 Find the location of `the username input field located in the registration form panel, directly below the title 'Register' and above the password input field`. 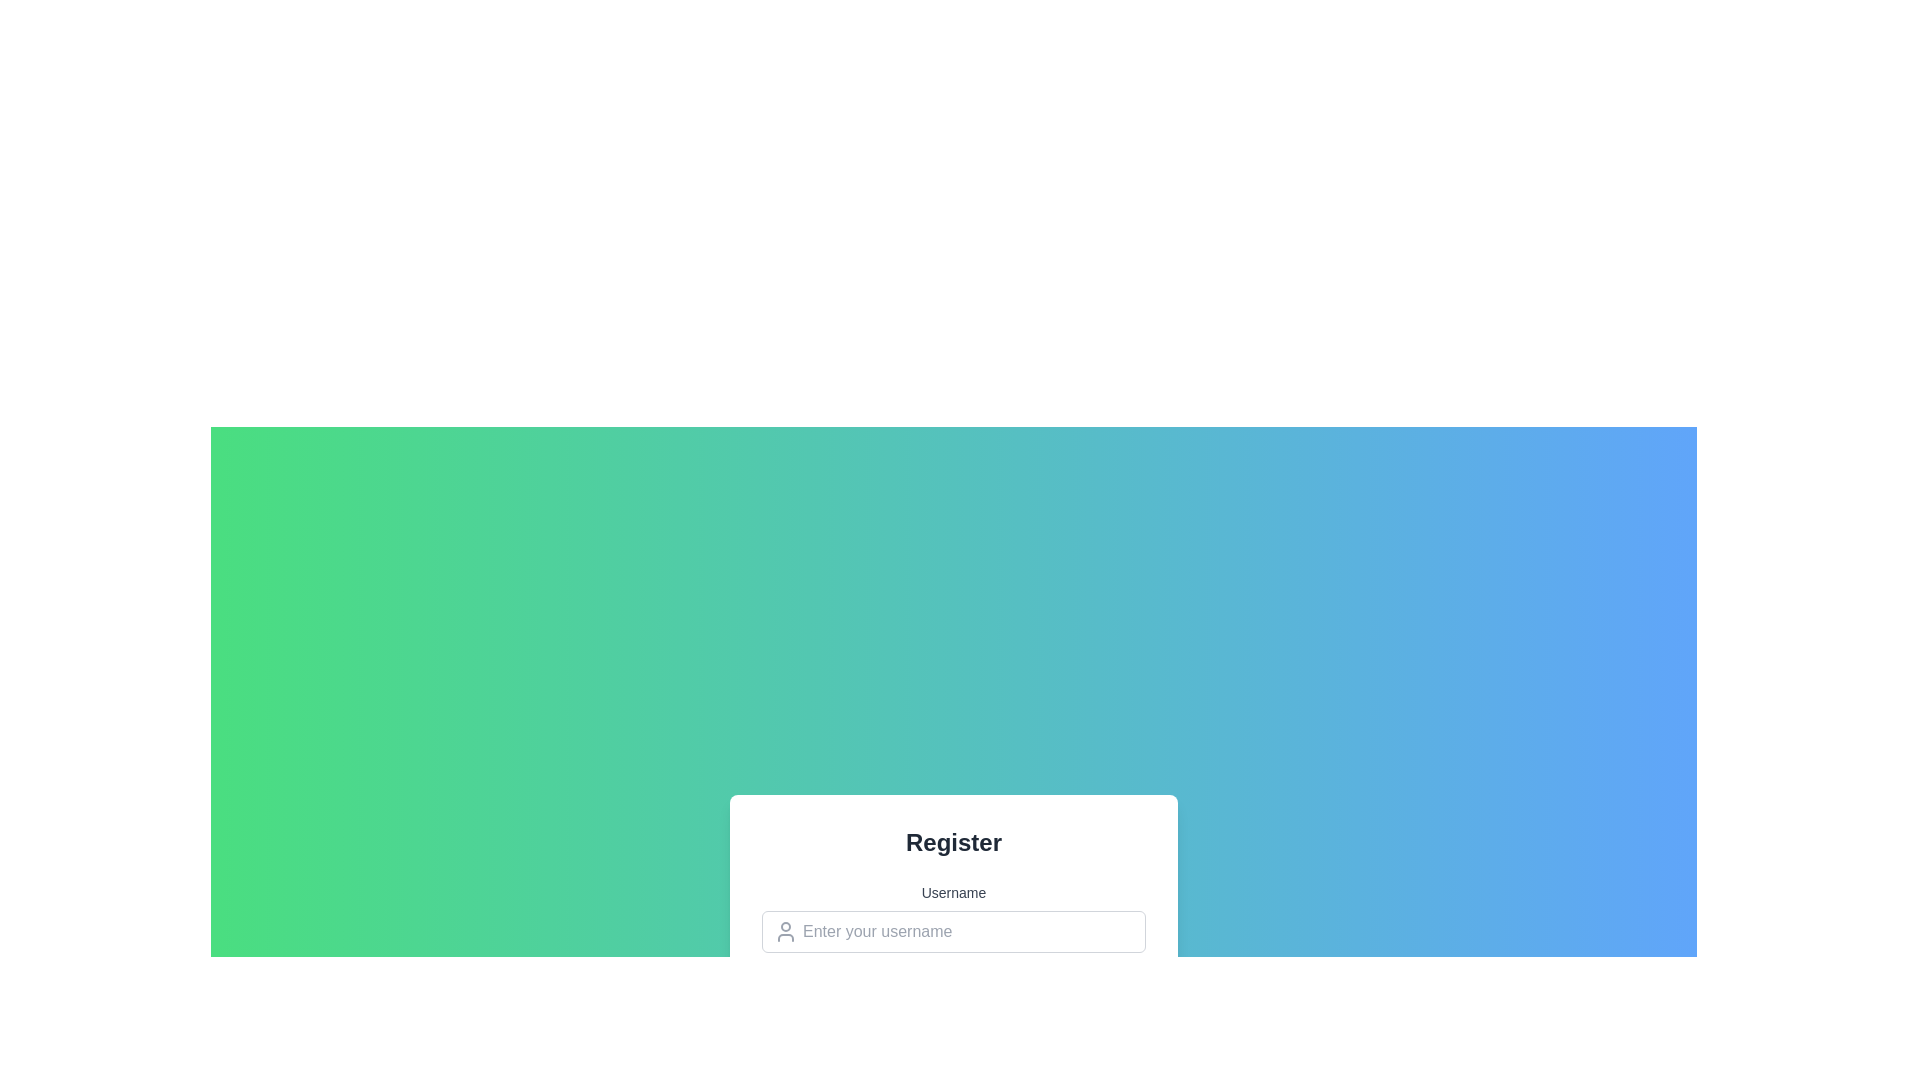

the username input field located in the registration form panel, directly below the title 'Register' and above the password input field is located at coordinates (953, 918).